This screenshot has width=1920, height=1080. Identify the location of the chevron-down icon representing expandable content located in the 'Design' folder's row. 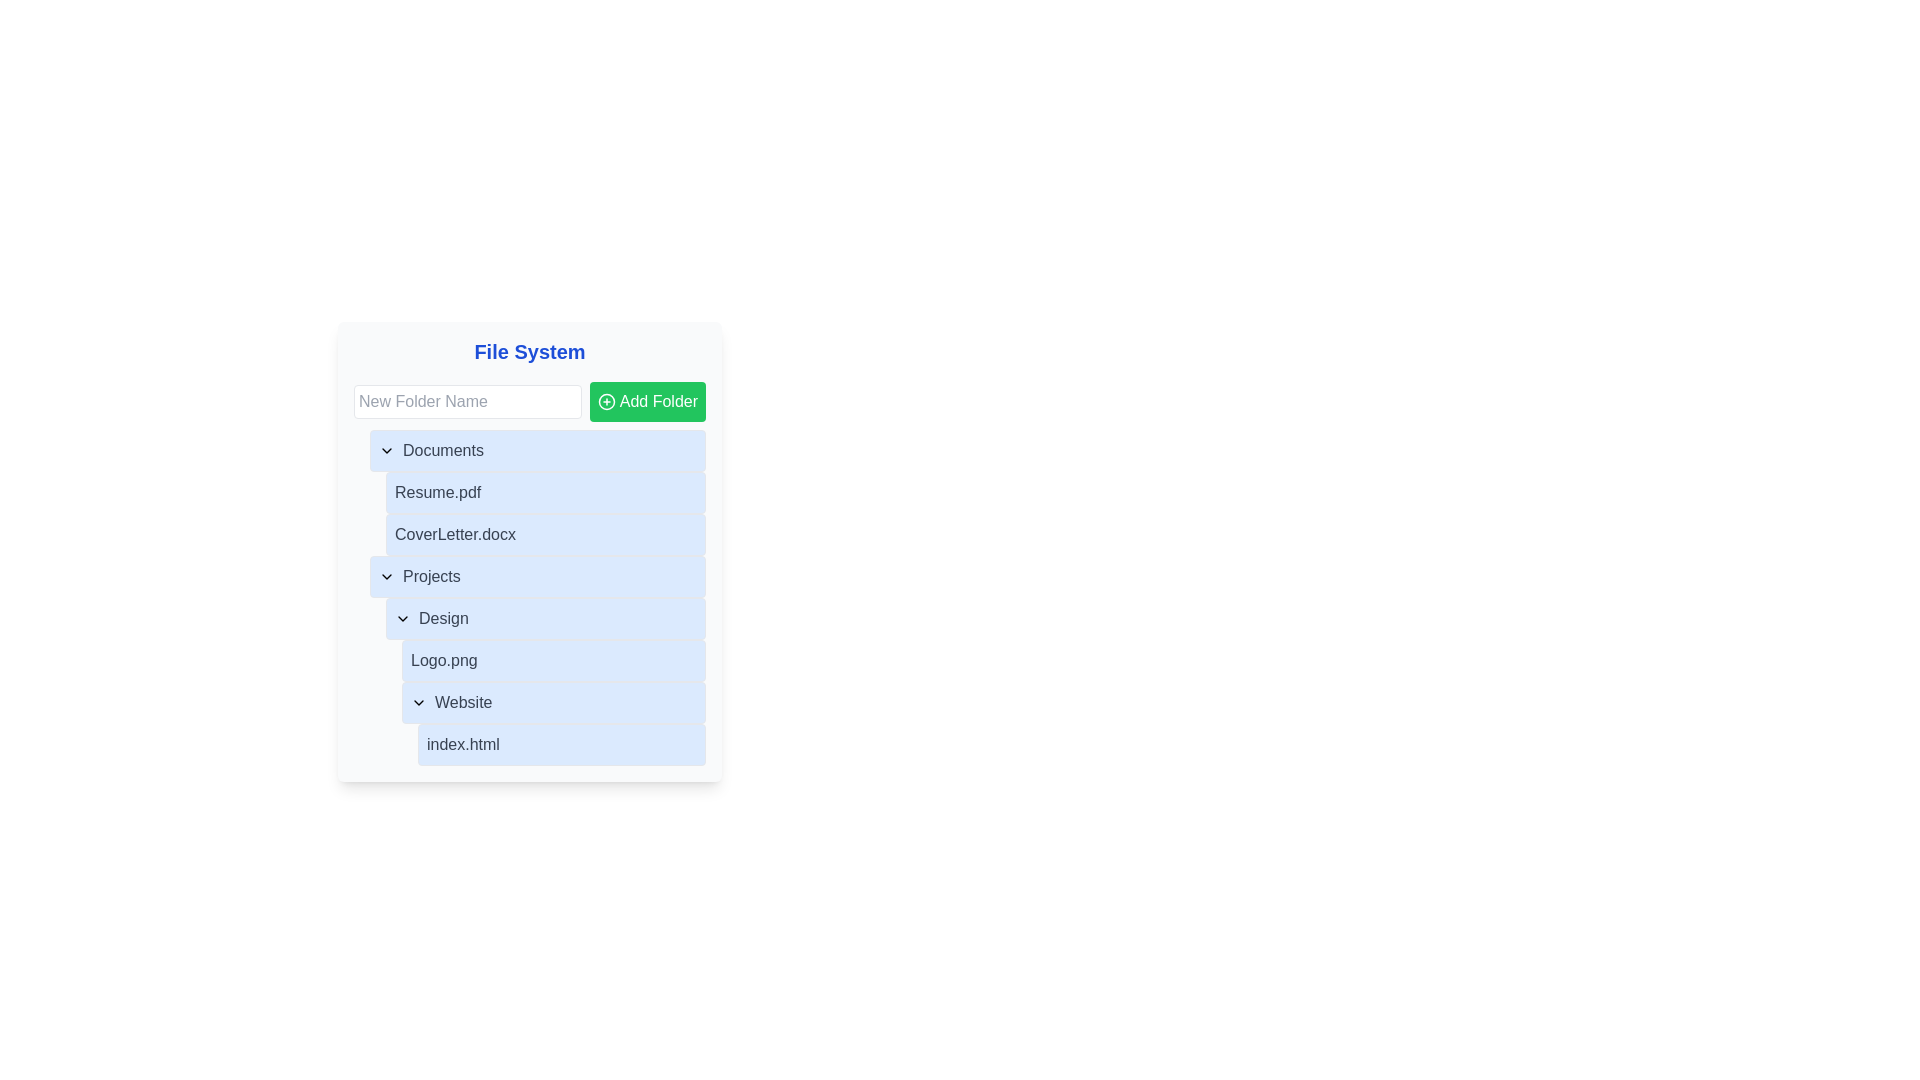
(402, 617).